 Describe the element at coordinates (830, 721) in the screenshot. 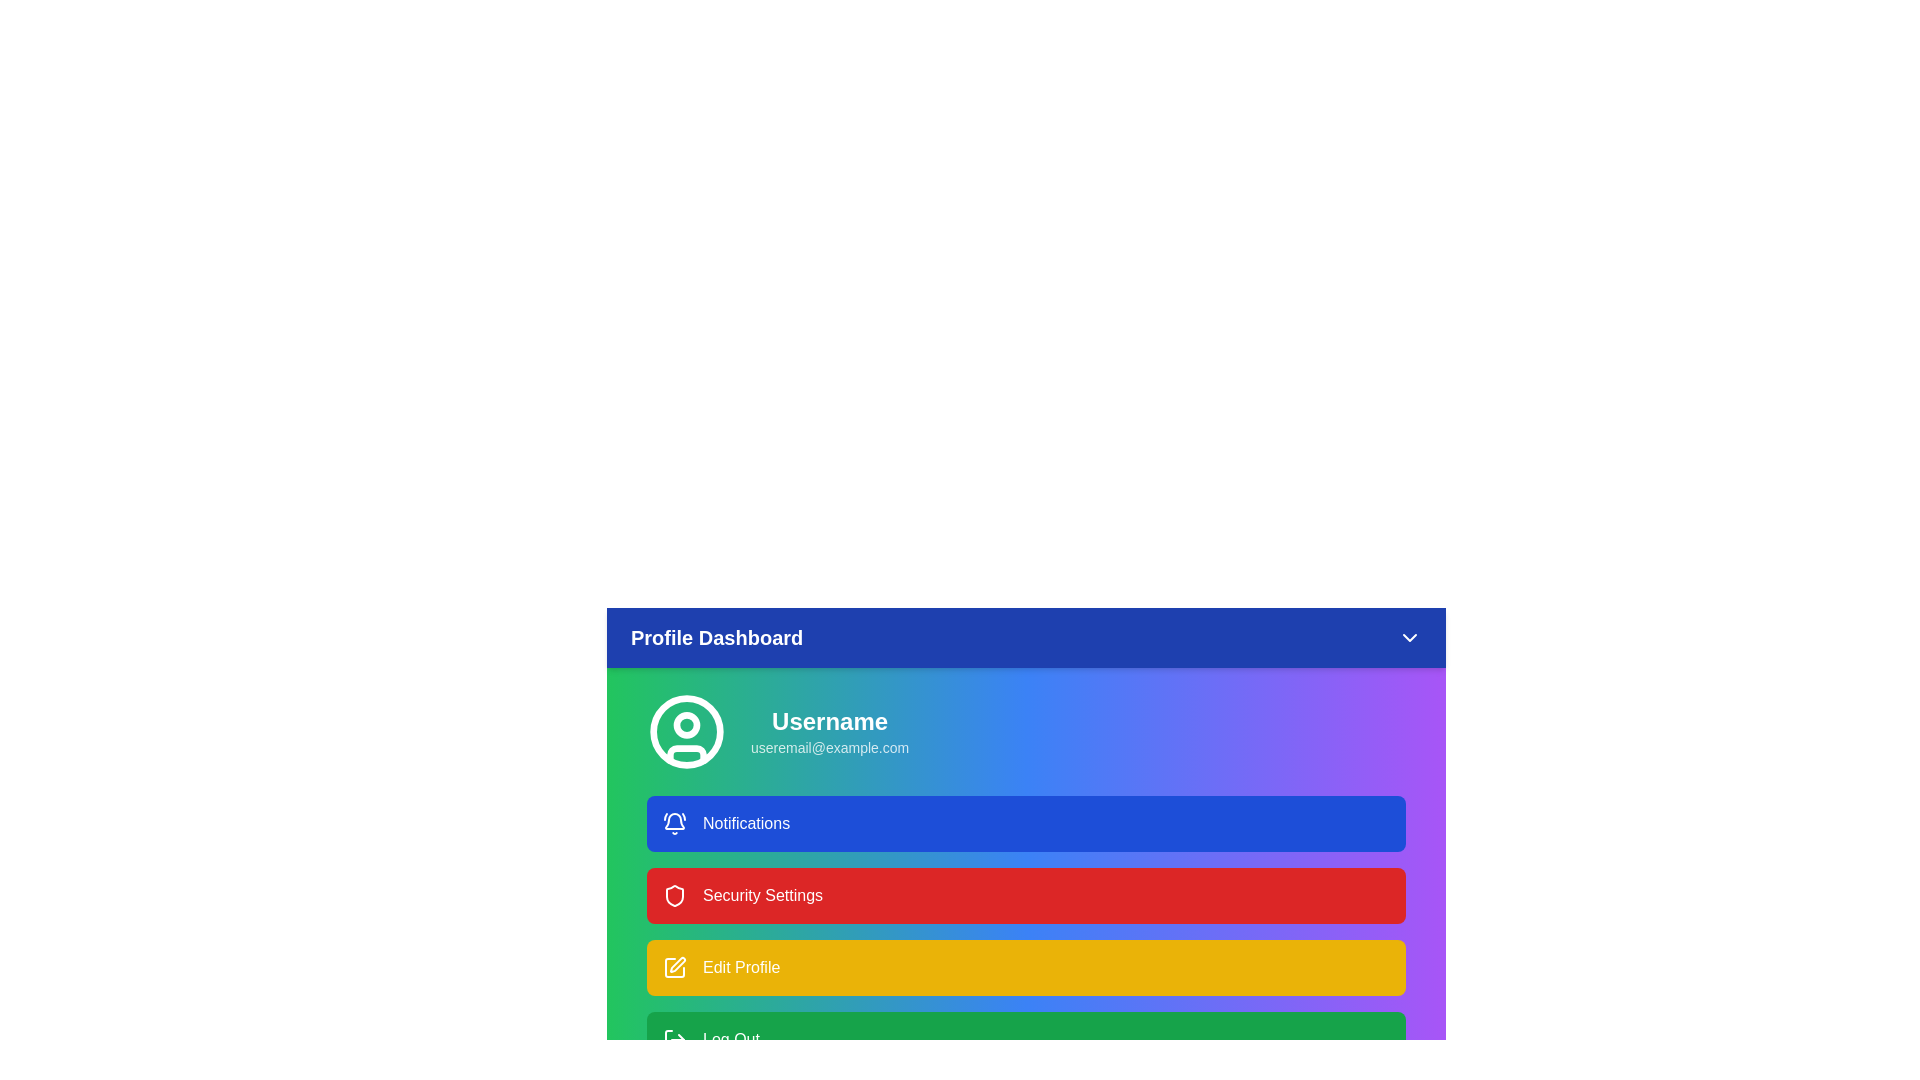

I see `the 'Username' text to trigger any associated action` at that location.